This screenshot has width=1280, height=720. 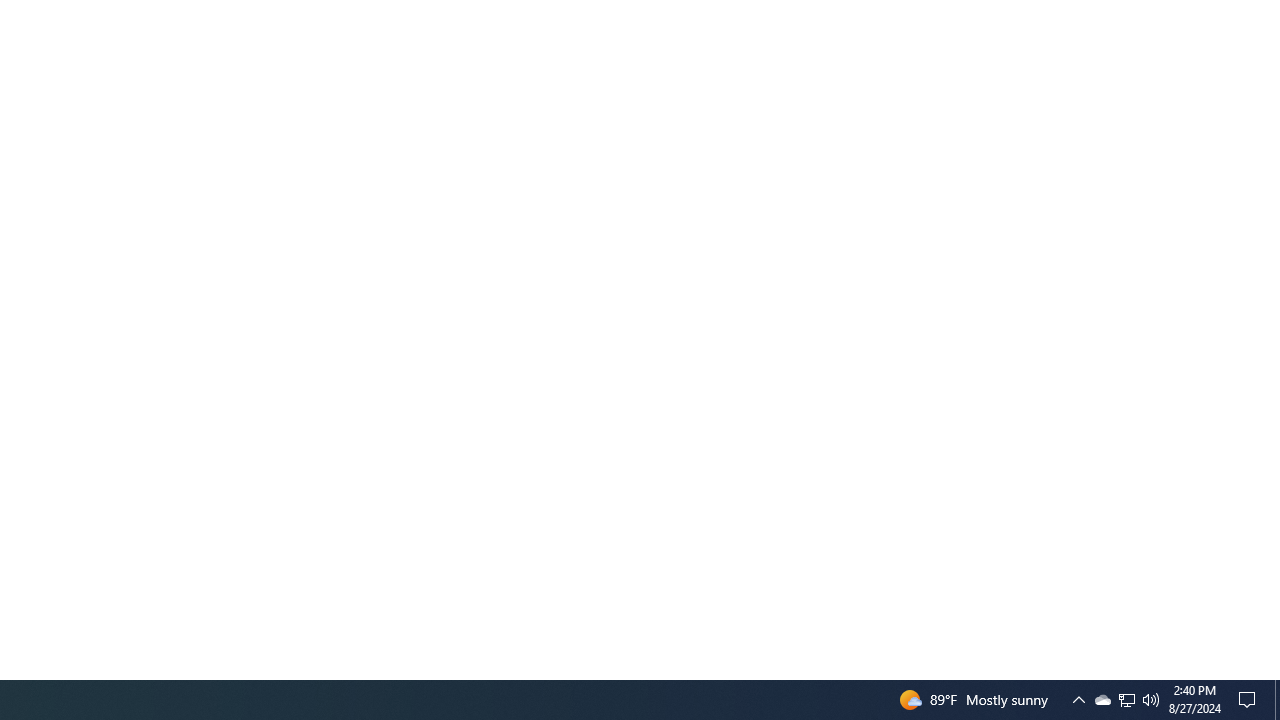 I want to click on 'Notification Chevron', so click(x=1101, y=698).